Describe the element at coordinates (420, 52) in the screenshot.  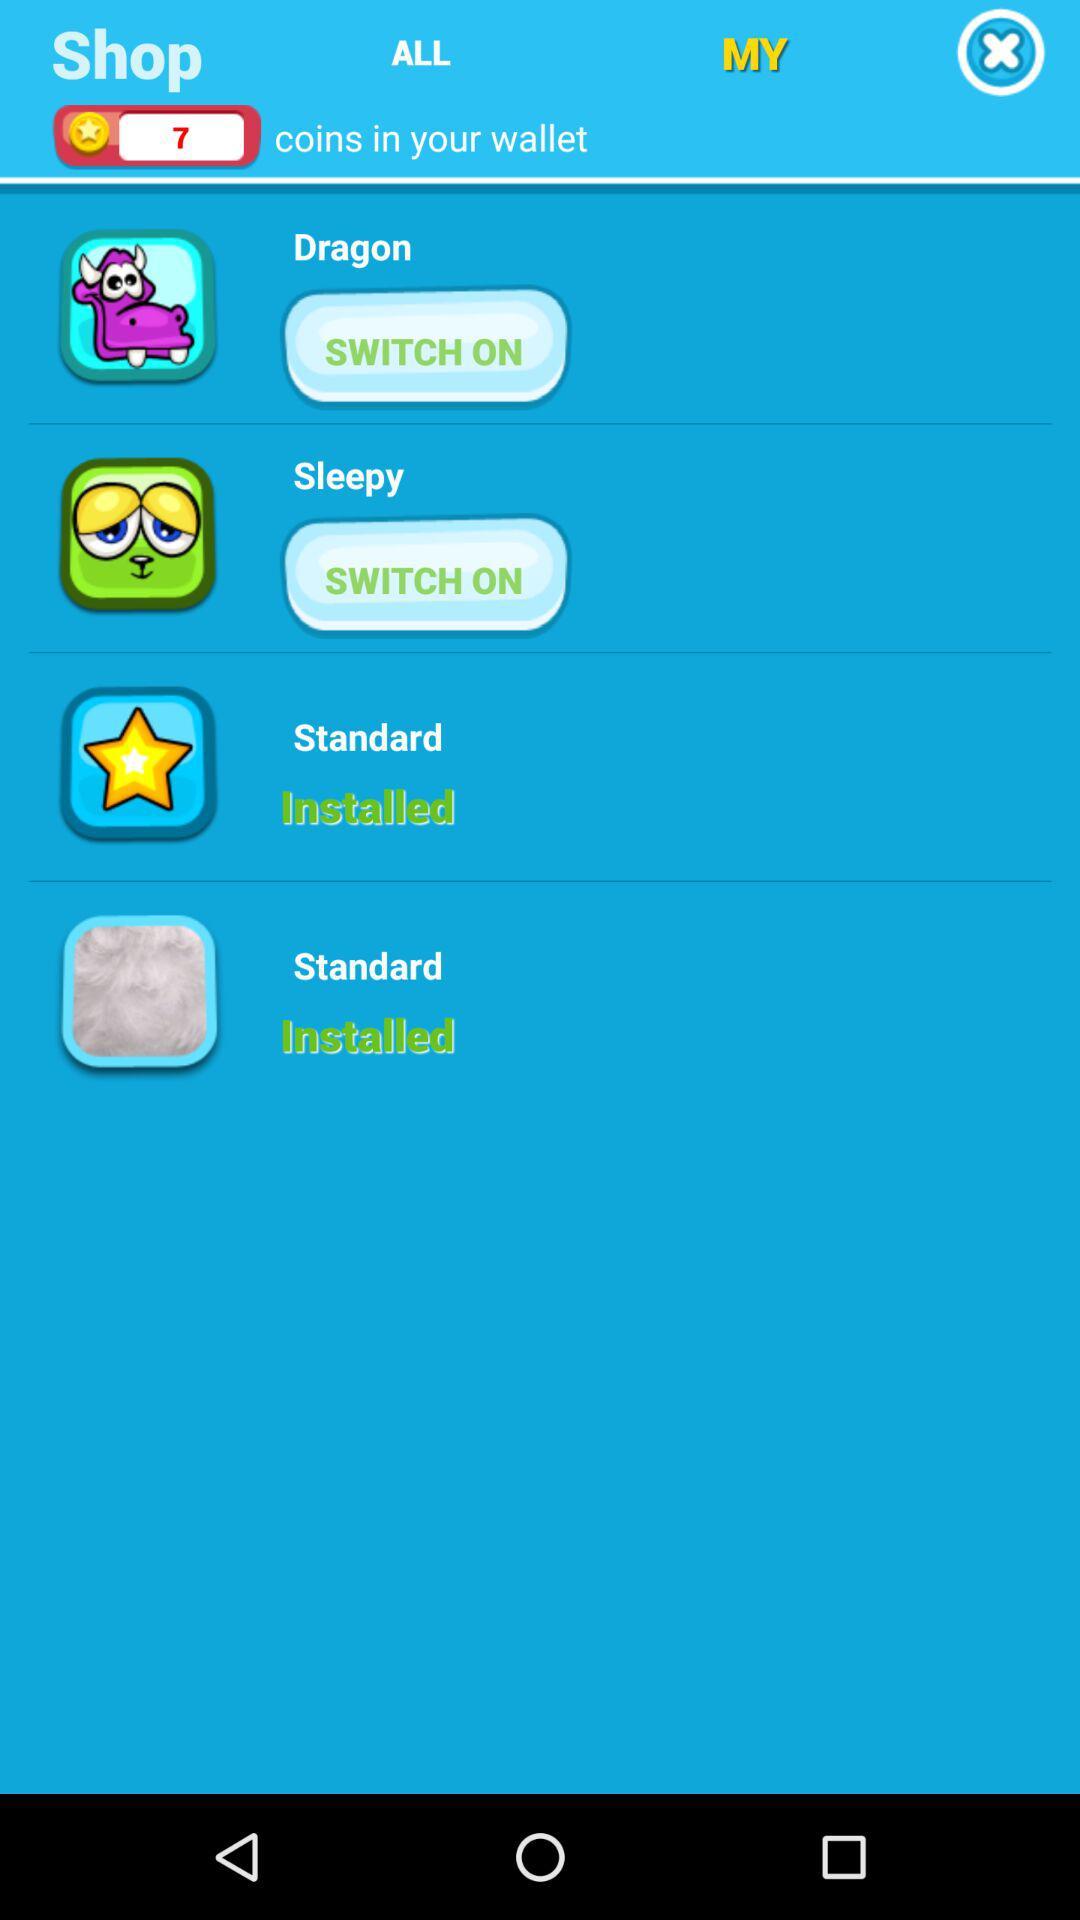
I see `the icon above coins in your icon` at that location.